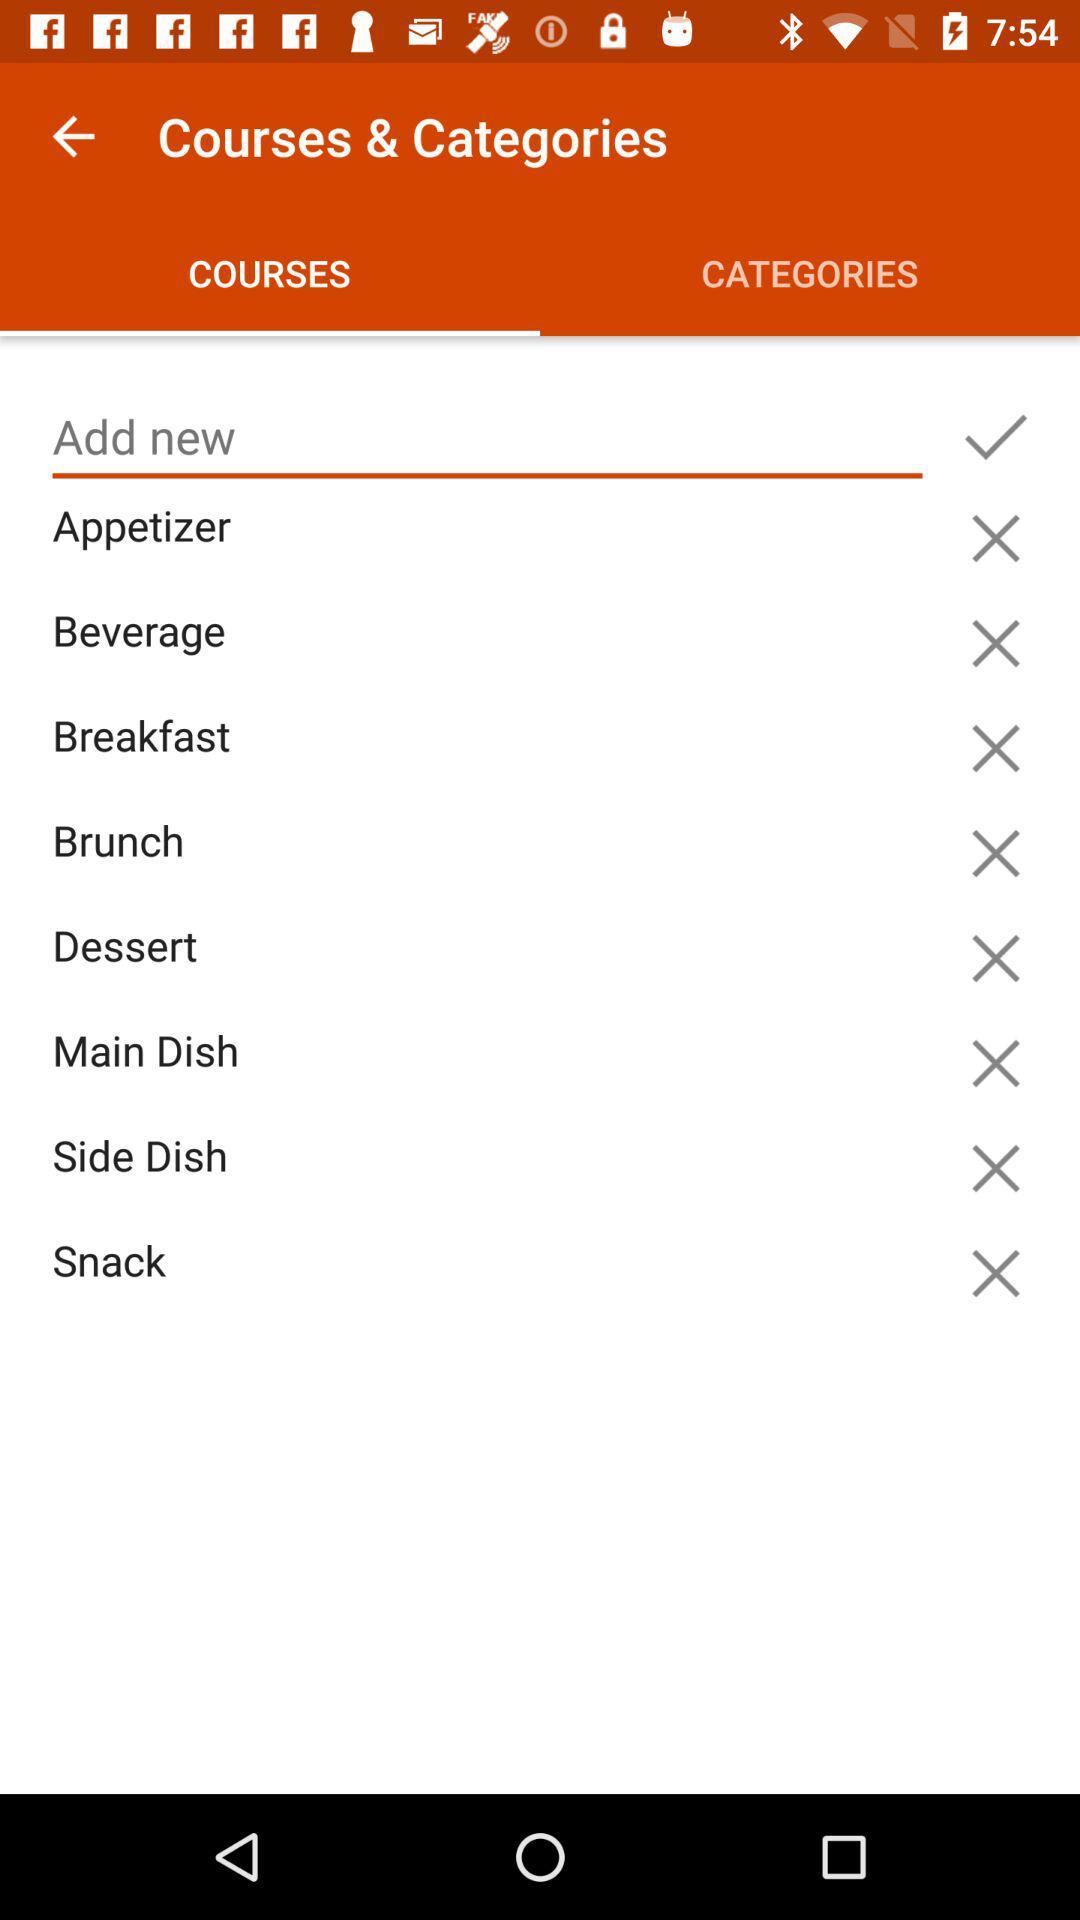 Image resolution: width=1080 pixels, height=1920 pixels. I want to click on remove item, so click(995, 747).